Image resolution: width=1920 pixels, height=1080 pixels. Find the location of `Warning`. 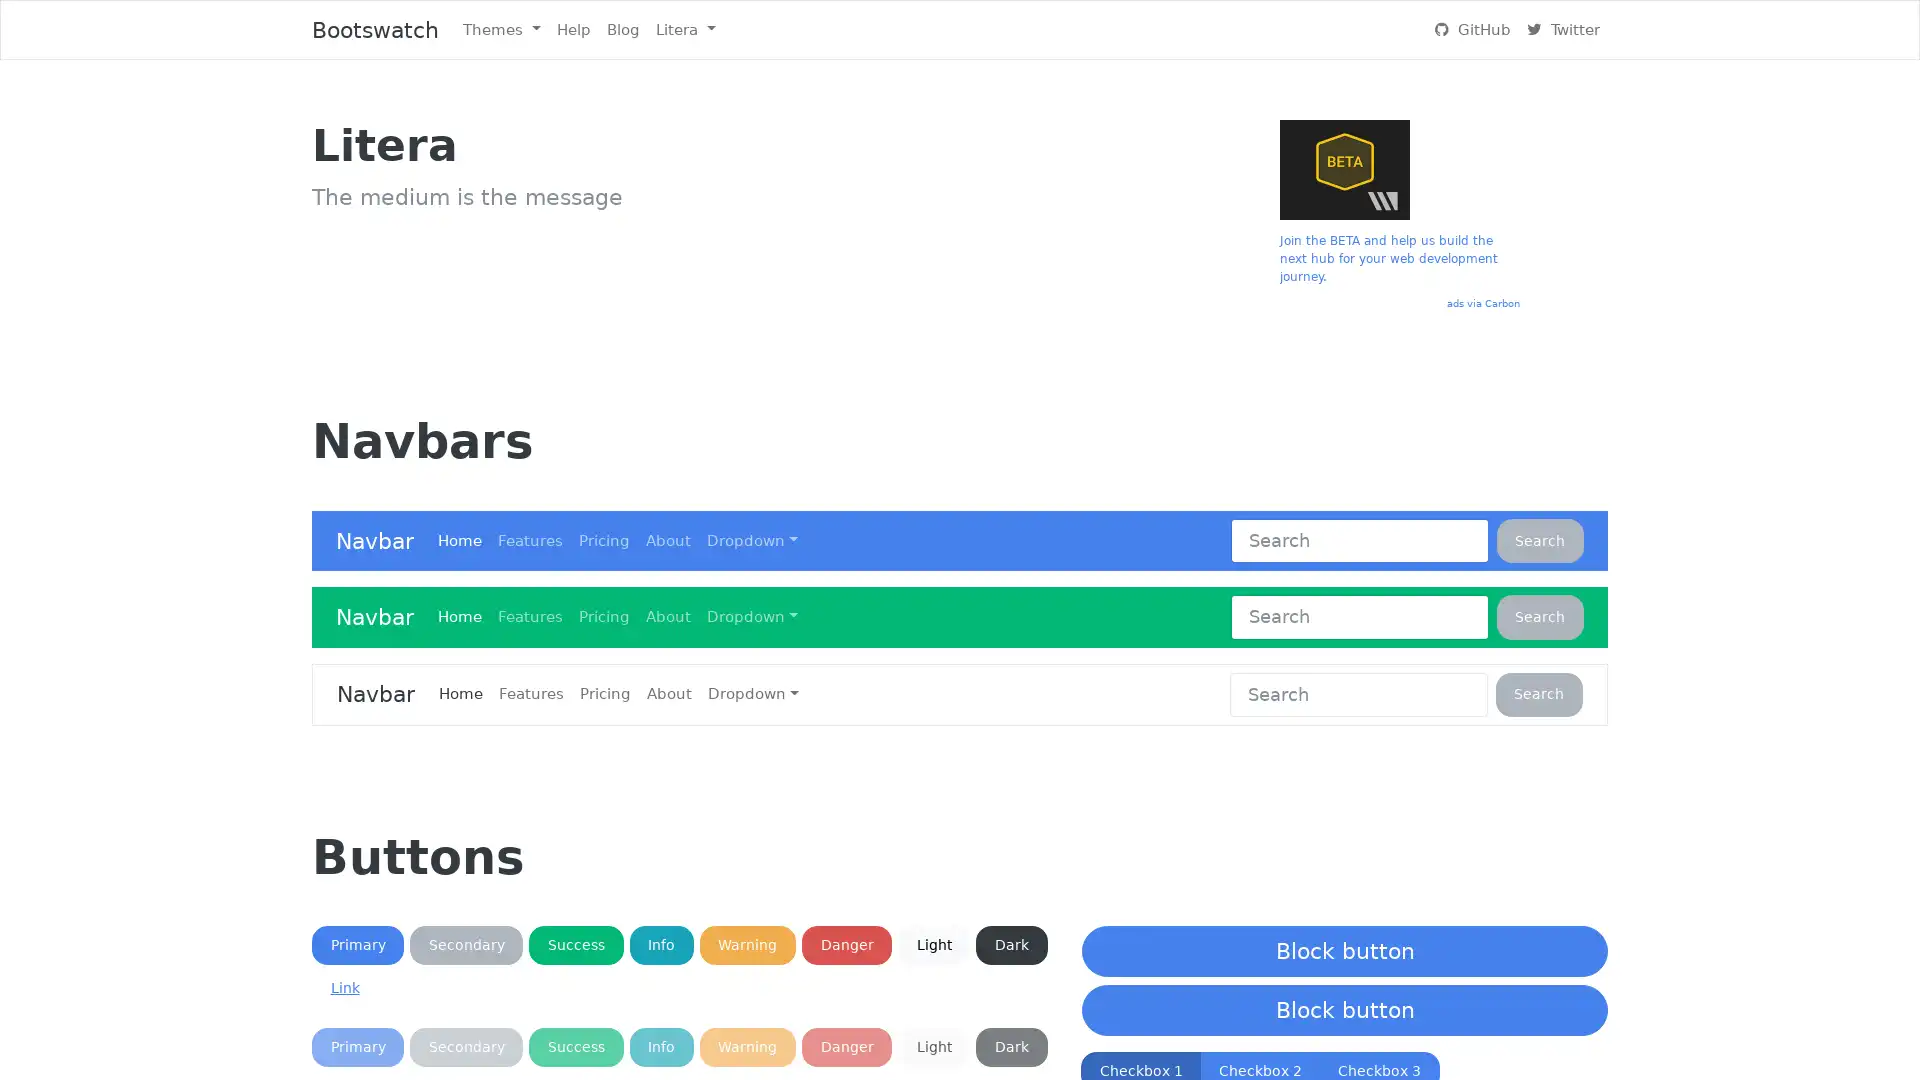

Warning is located at coordinates (746, 945).